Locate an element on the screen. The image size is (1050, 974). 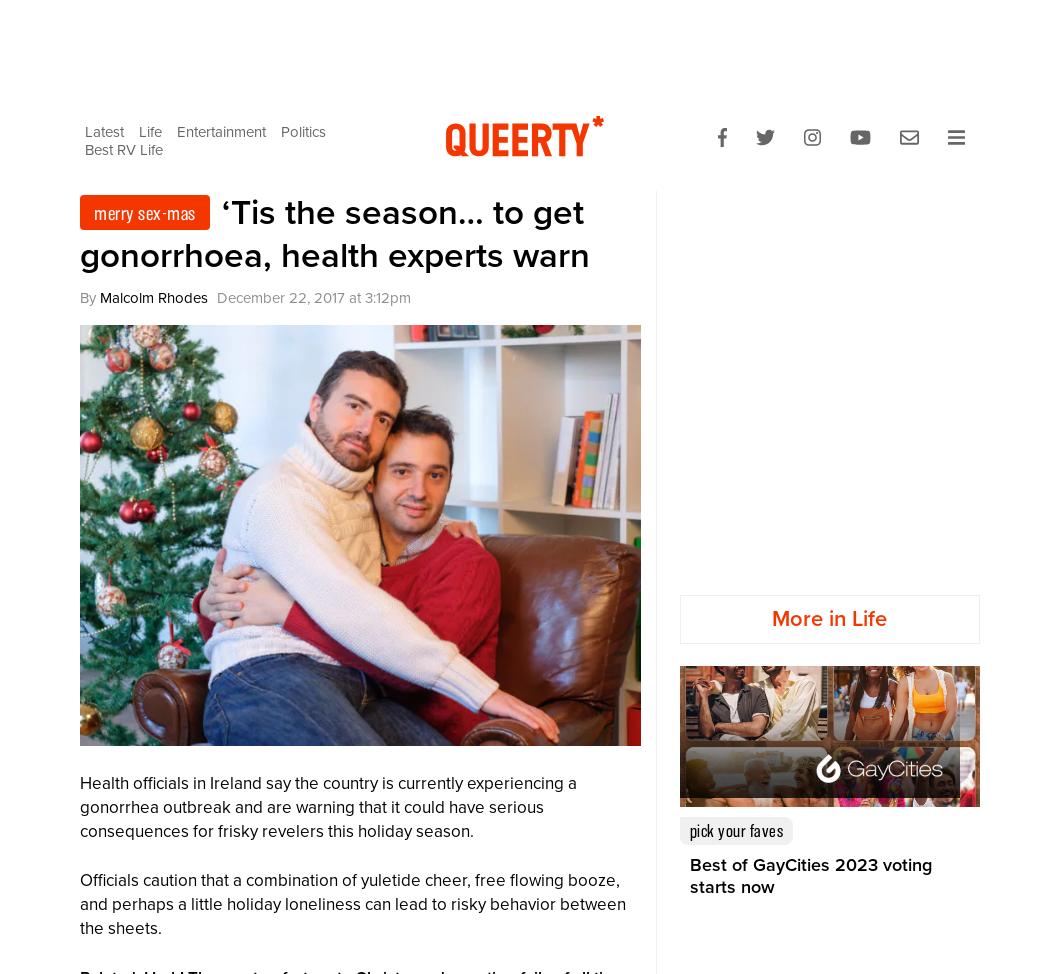
'at' is located at coordinates (354, 297).